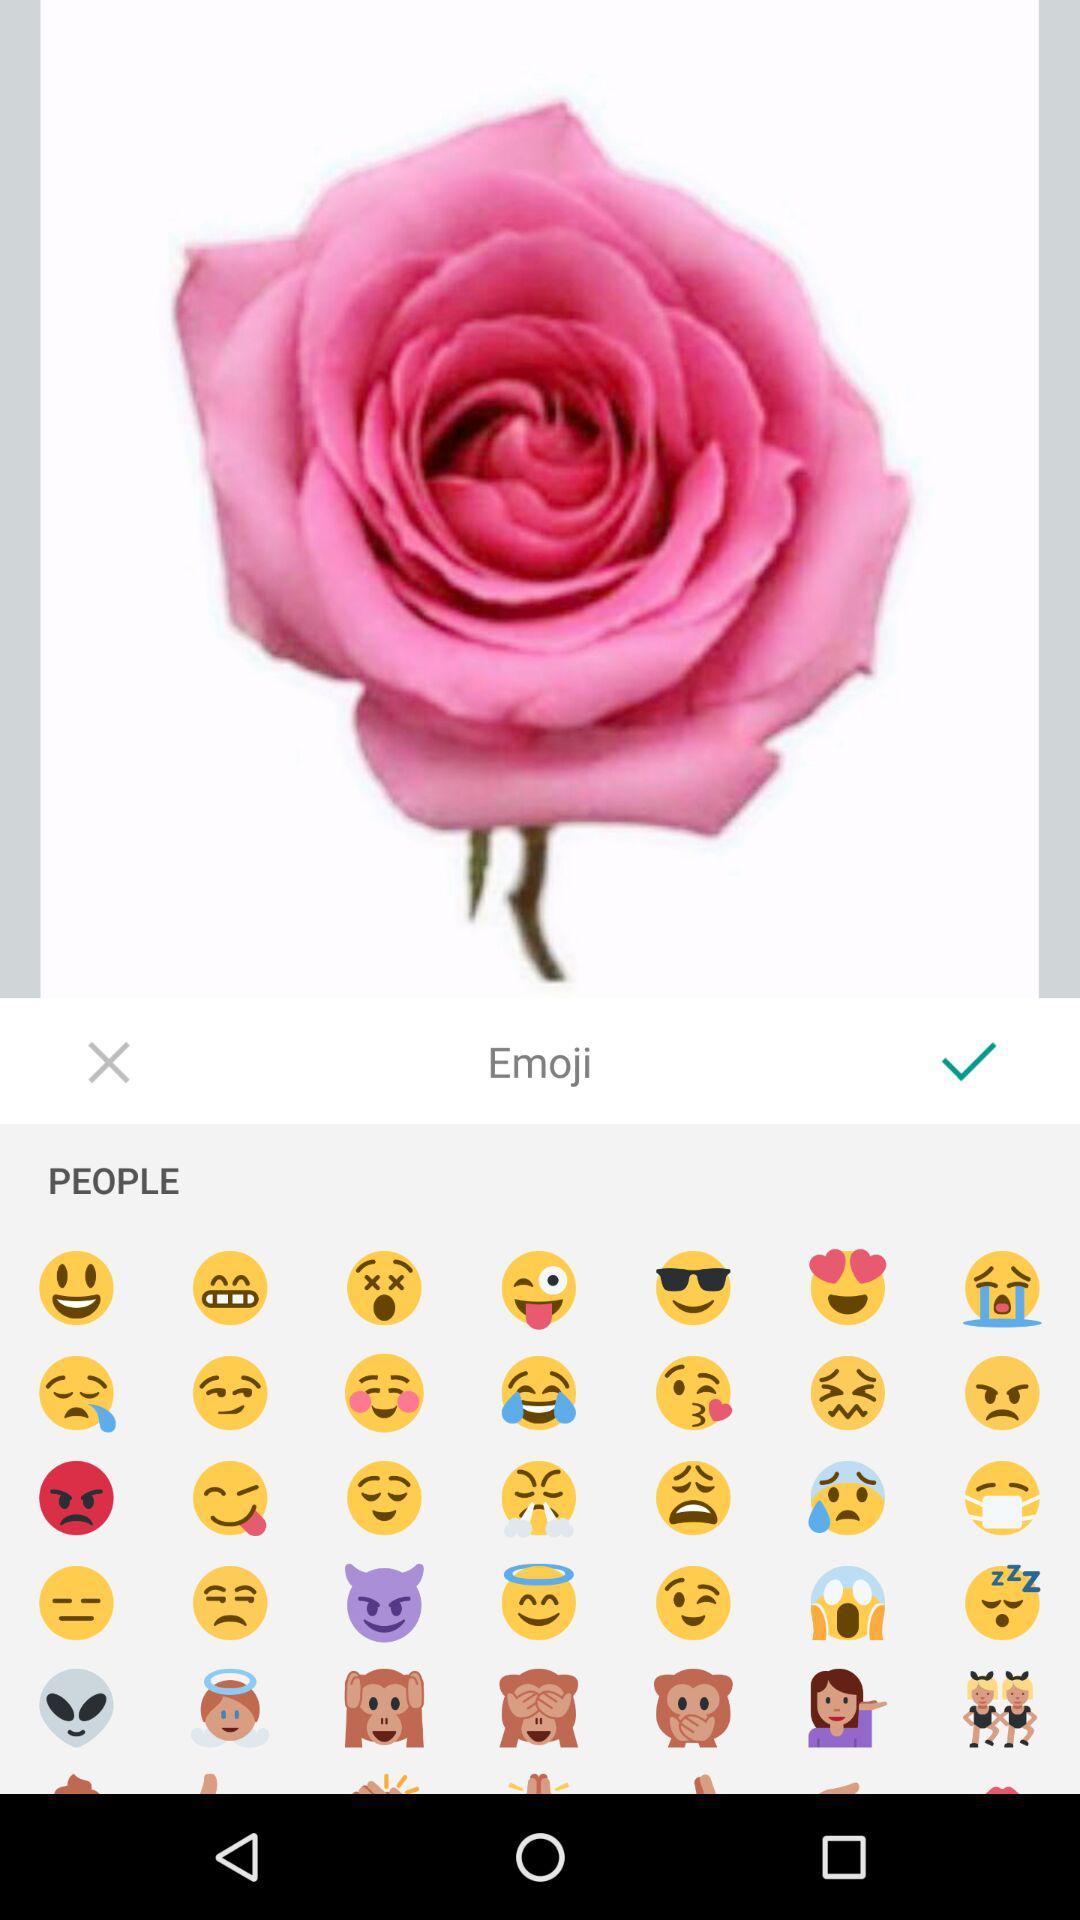  Describe the element at coordinates (229, 1498) in the screenshot. I see `choose emoji` at that location.